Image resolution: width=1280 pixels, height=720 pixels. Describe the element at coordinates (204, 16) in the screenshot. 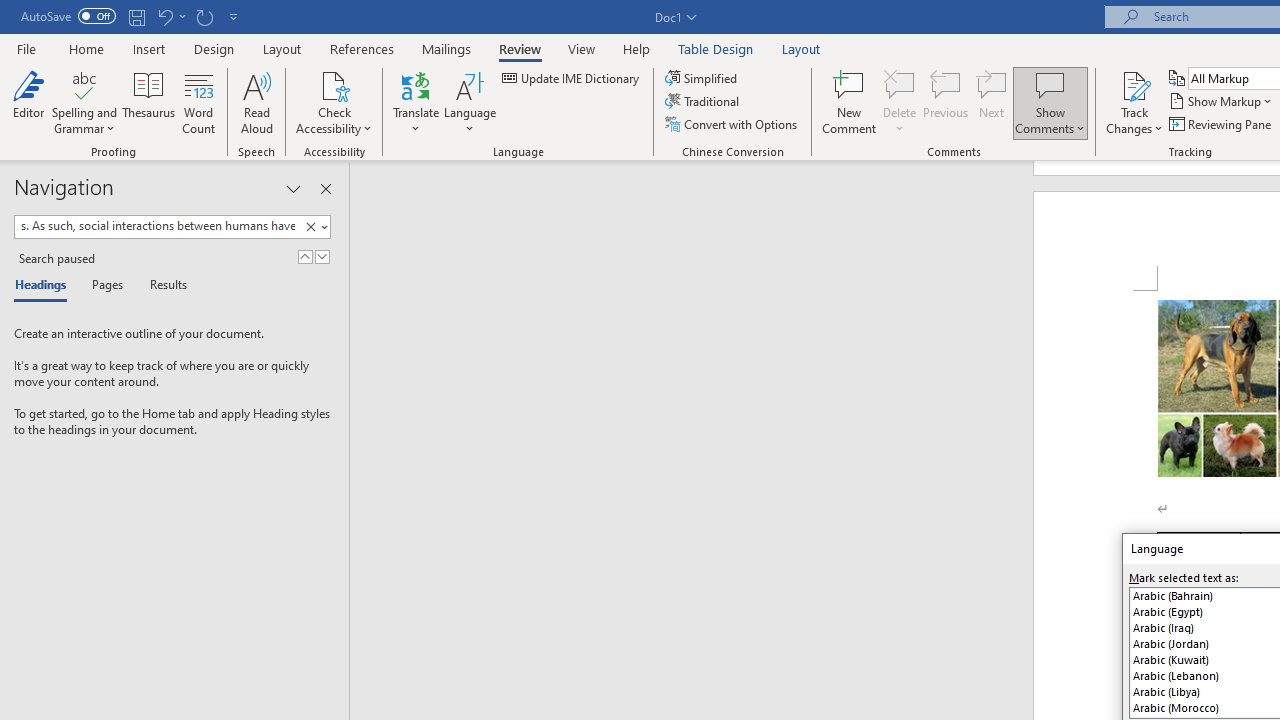

I see `'Repeat Style'` at that location.